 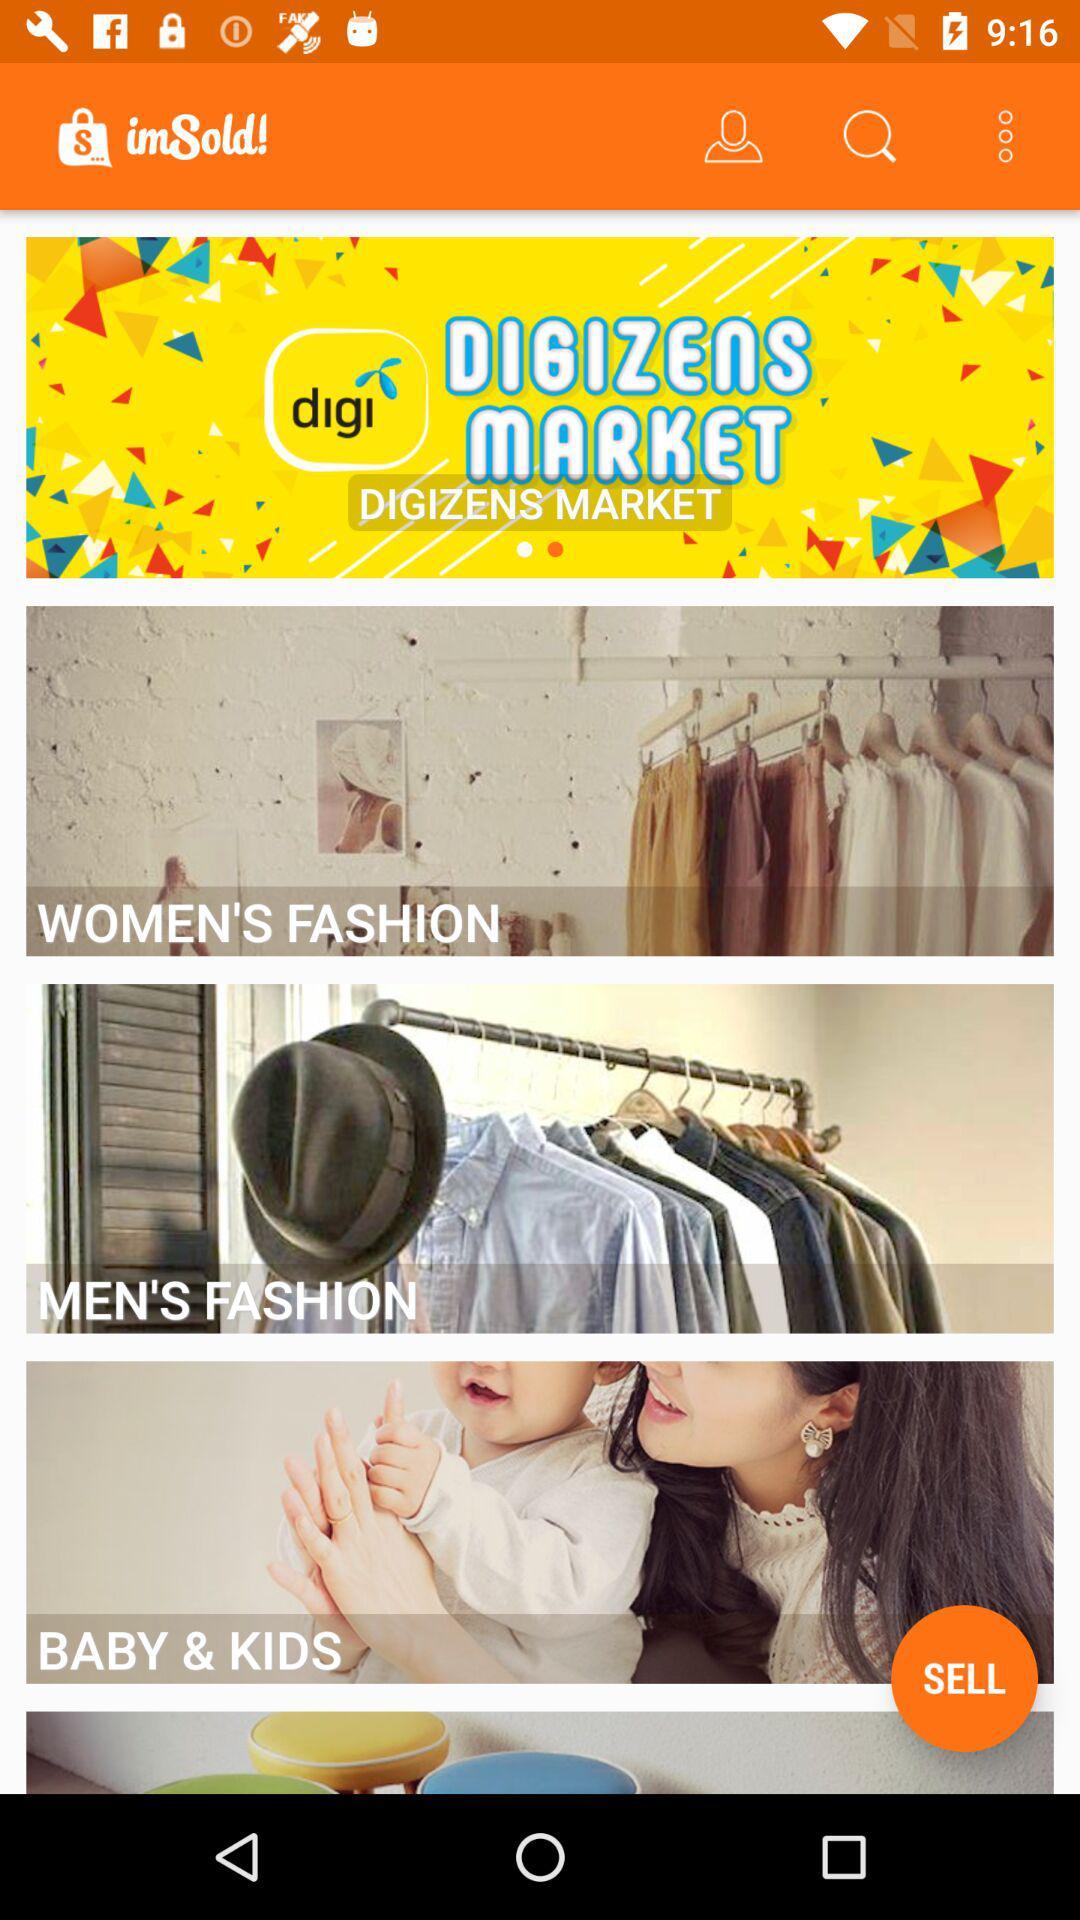 I want to click on the item at the bottom right corner, so click(x=963, y=1678).